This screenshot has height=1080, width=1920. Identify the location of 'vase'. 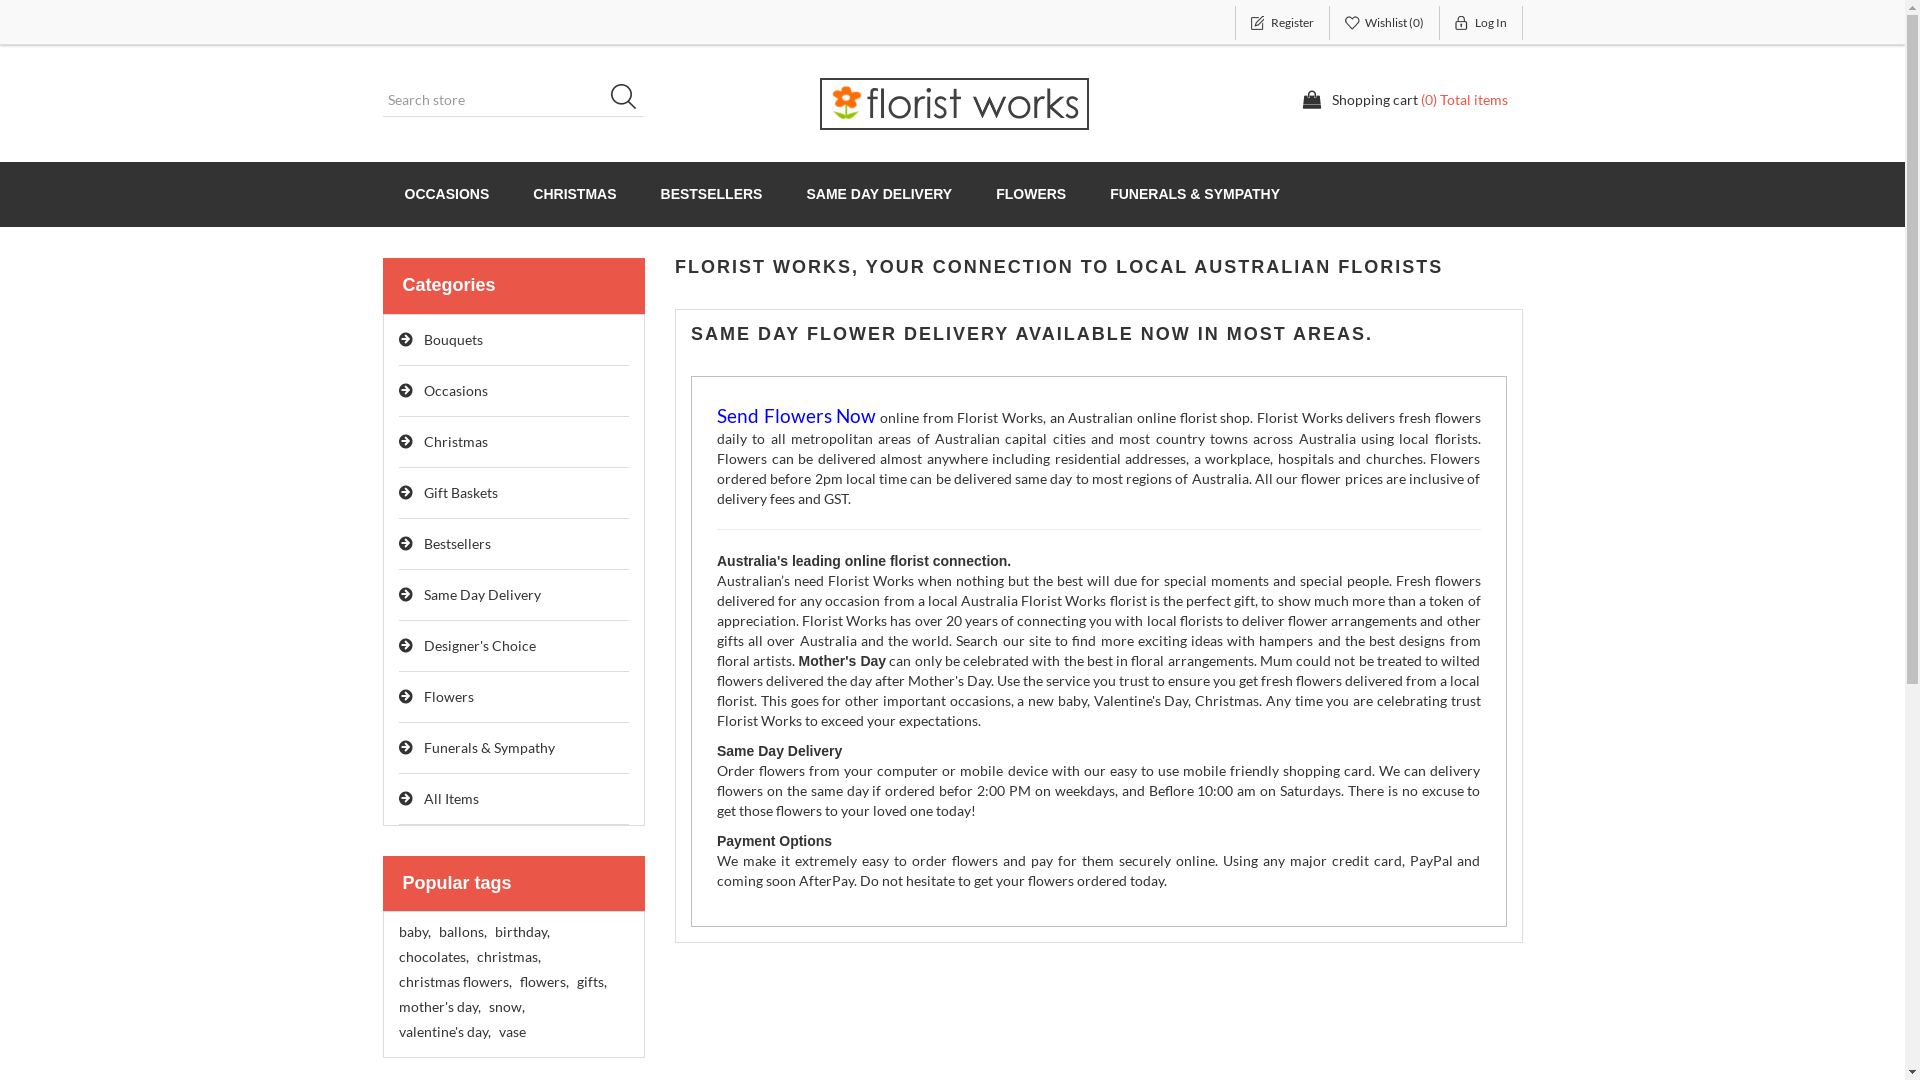
(498, 1032).